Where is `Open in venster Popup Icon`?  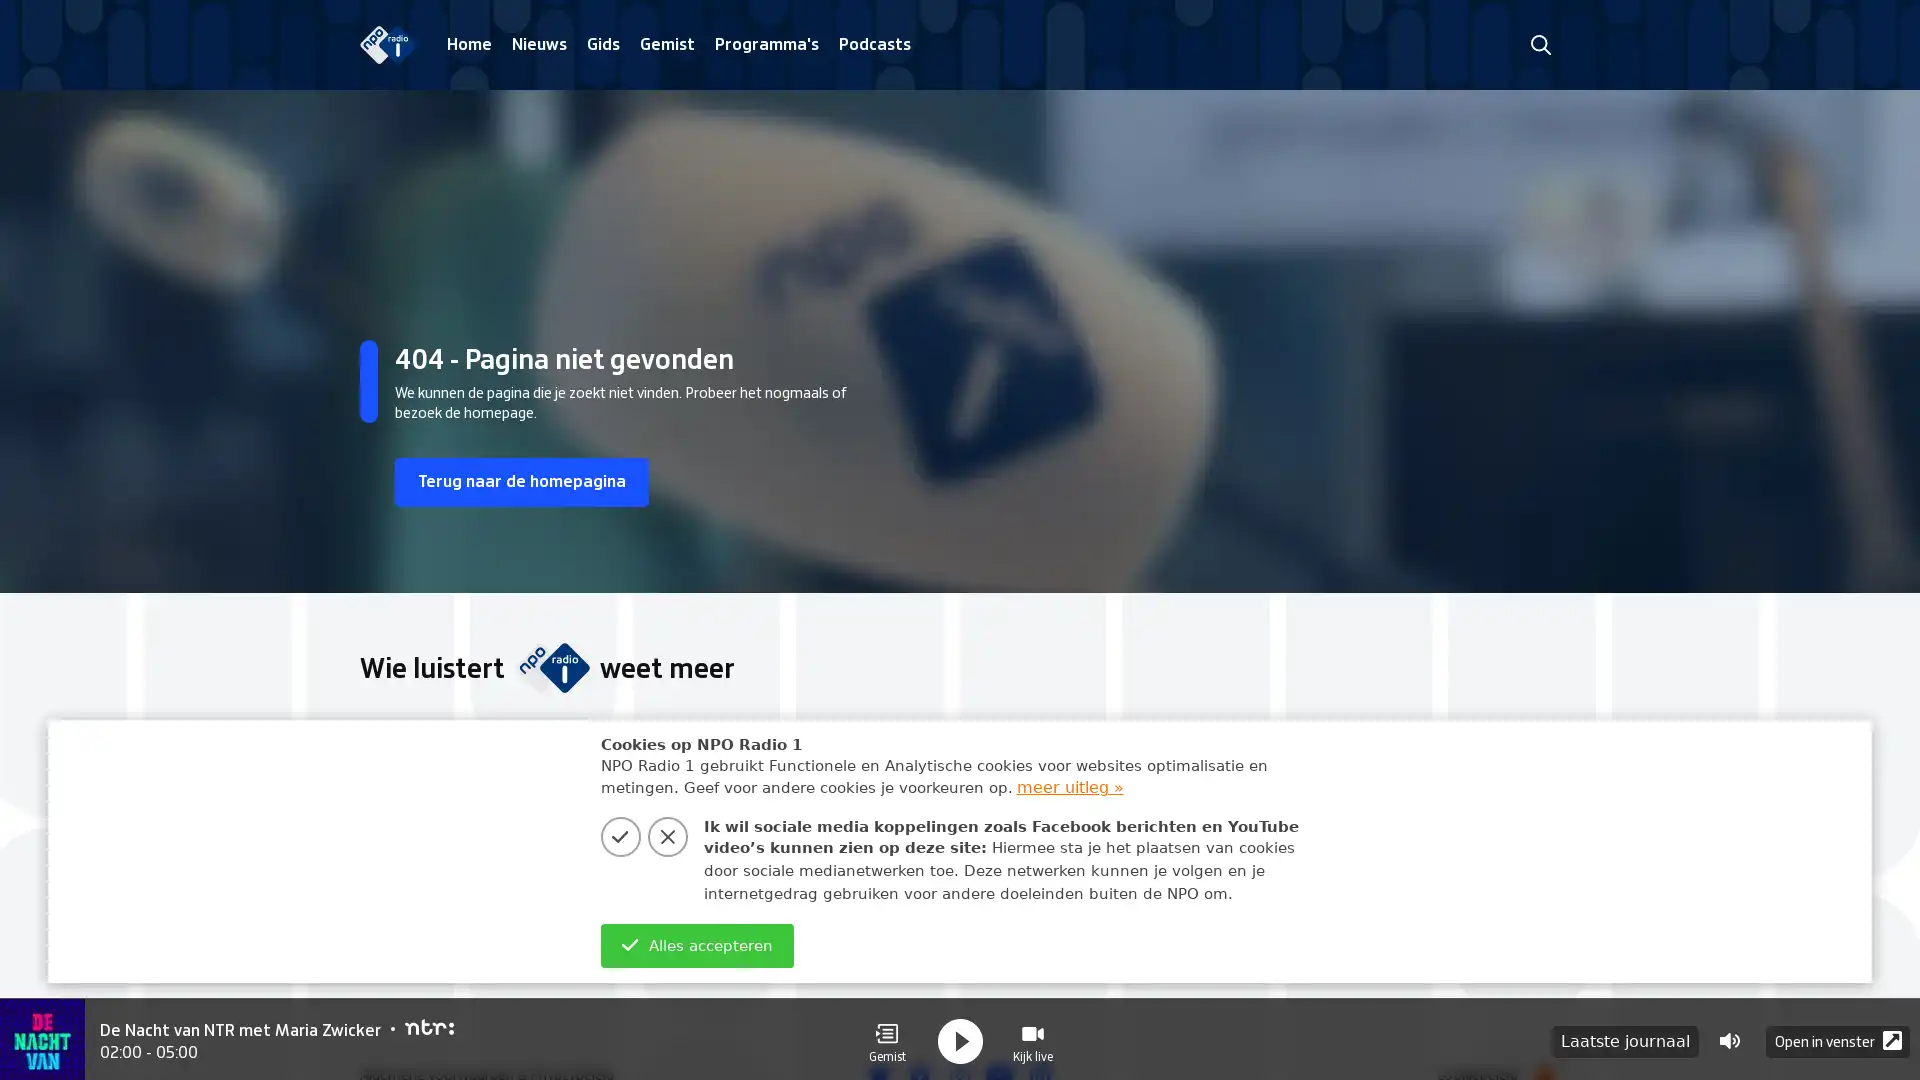
Open in venster Popup Icon is located at coordinates (1838, 1036).